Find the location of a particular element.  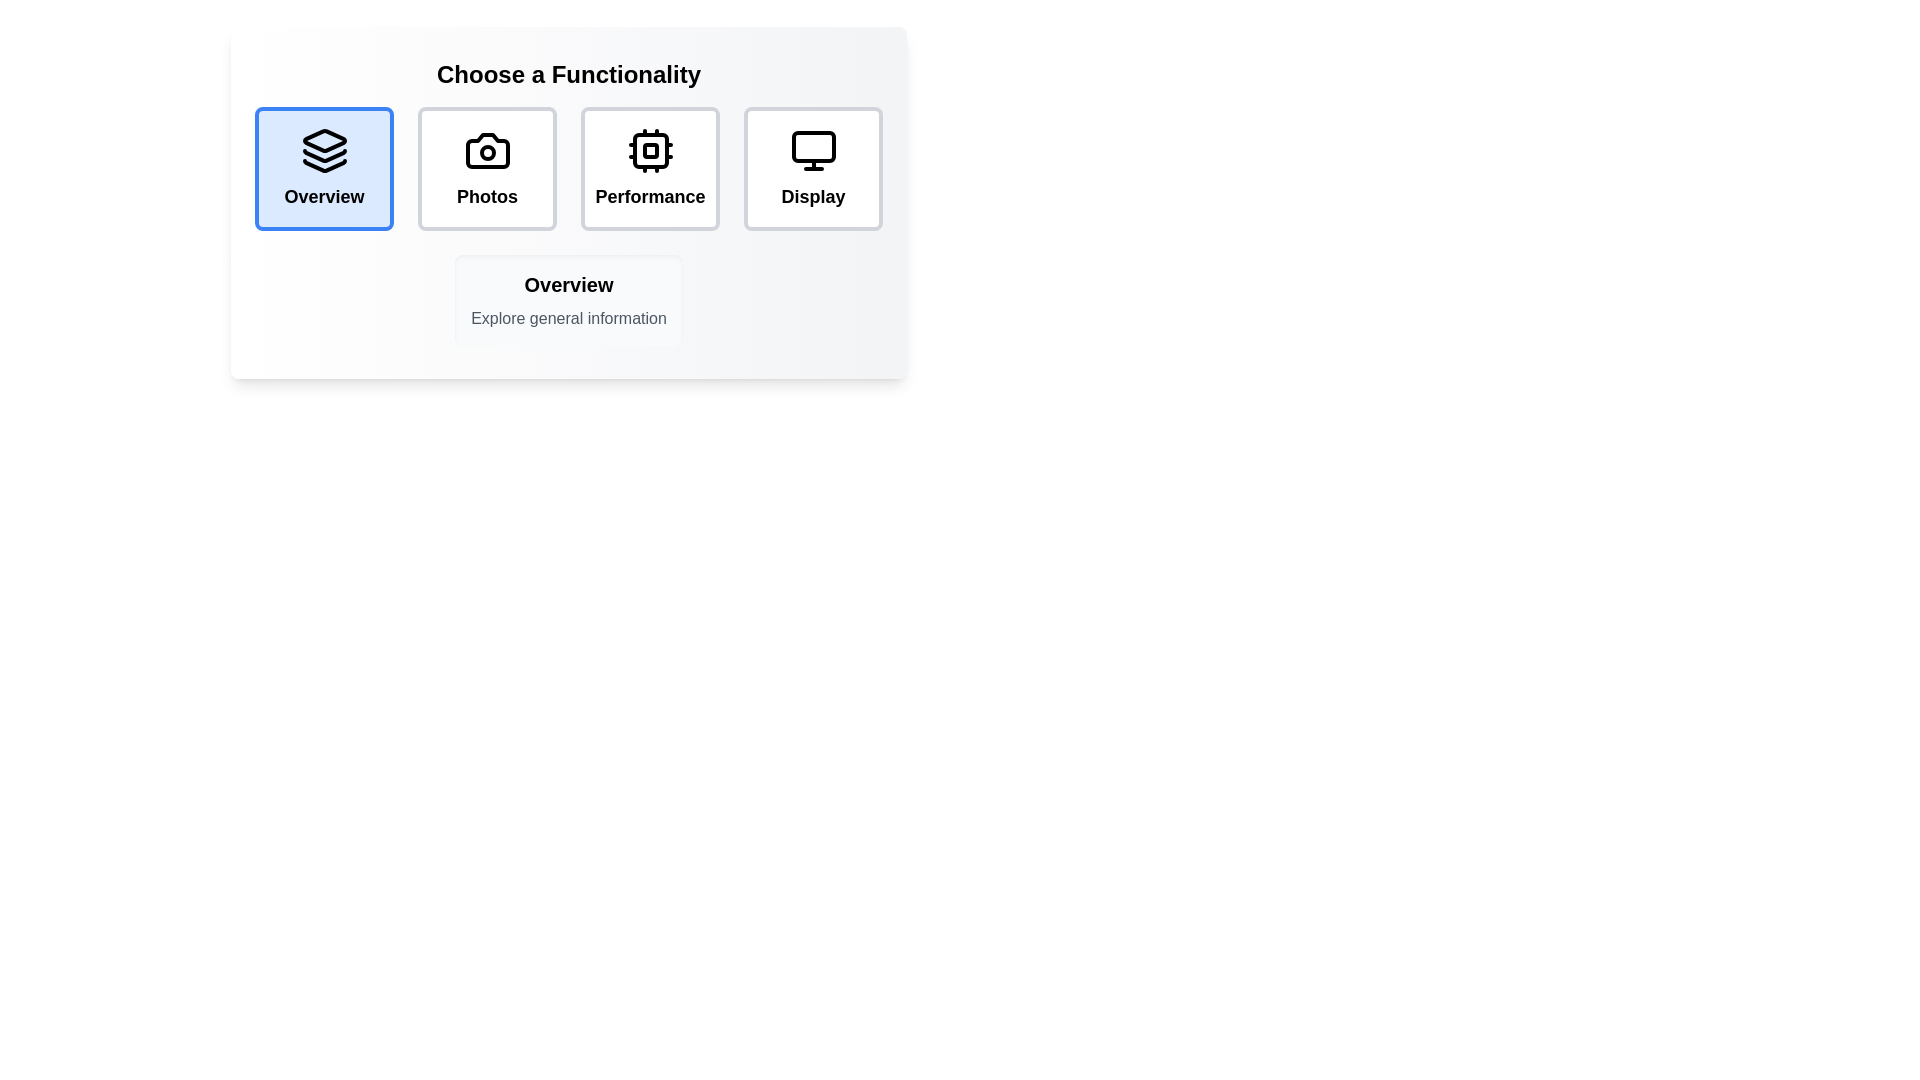

the small rectangle with rounded corners that is located inside the larger square element styled like a computer chip is located at coordinates (650, 149).